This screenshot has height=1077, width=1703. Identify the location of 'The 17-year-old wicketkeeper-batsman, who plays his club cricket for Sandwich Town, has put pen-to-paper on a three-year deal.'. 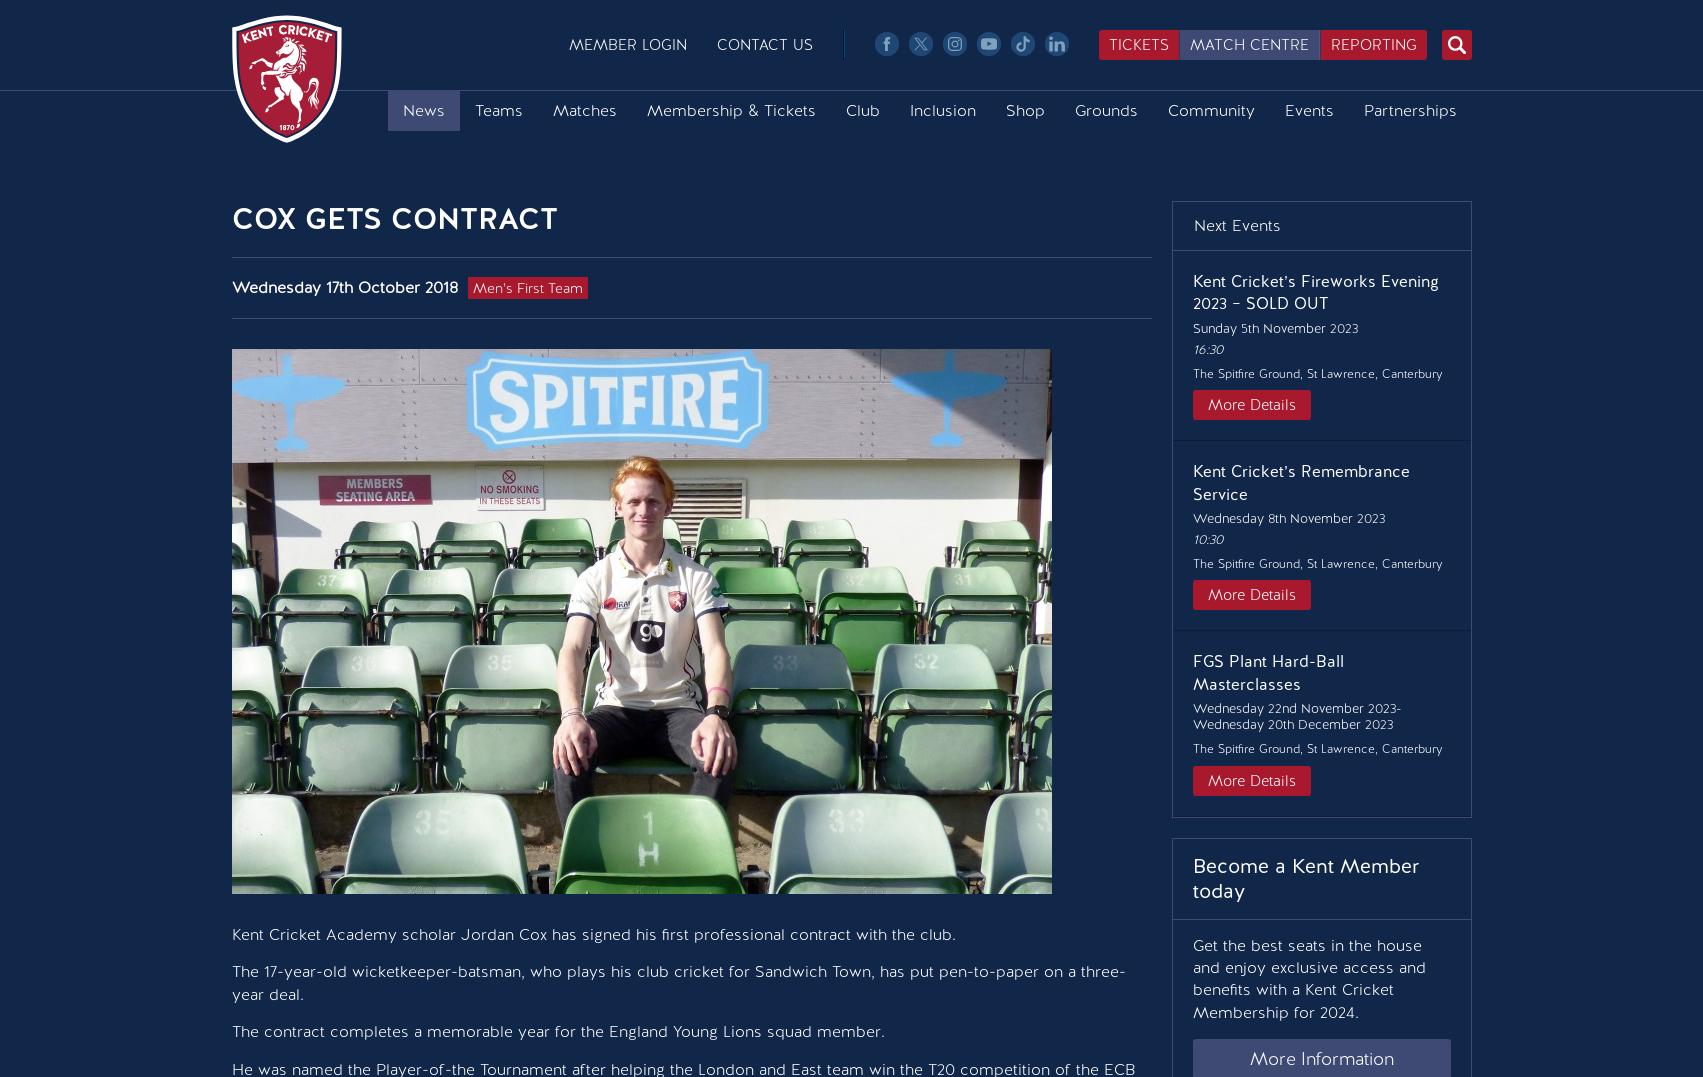
(676, 982).